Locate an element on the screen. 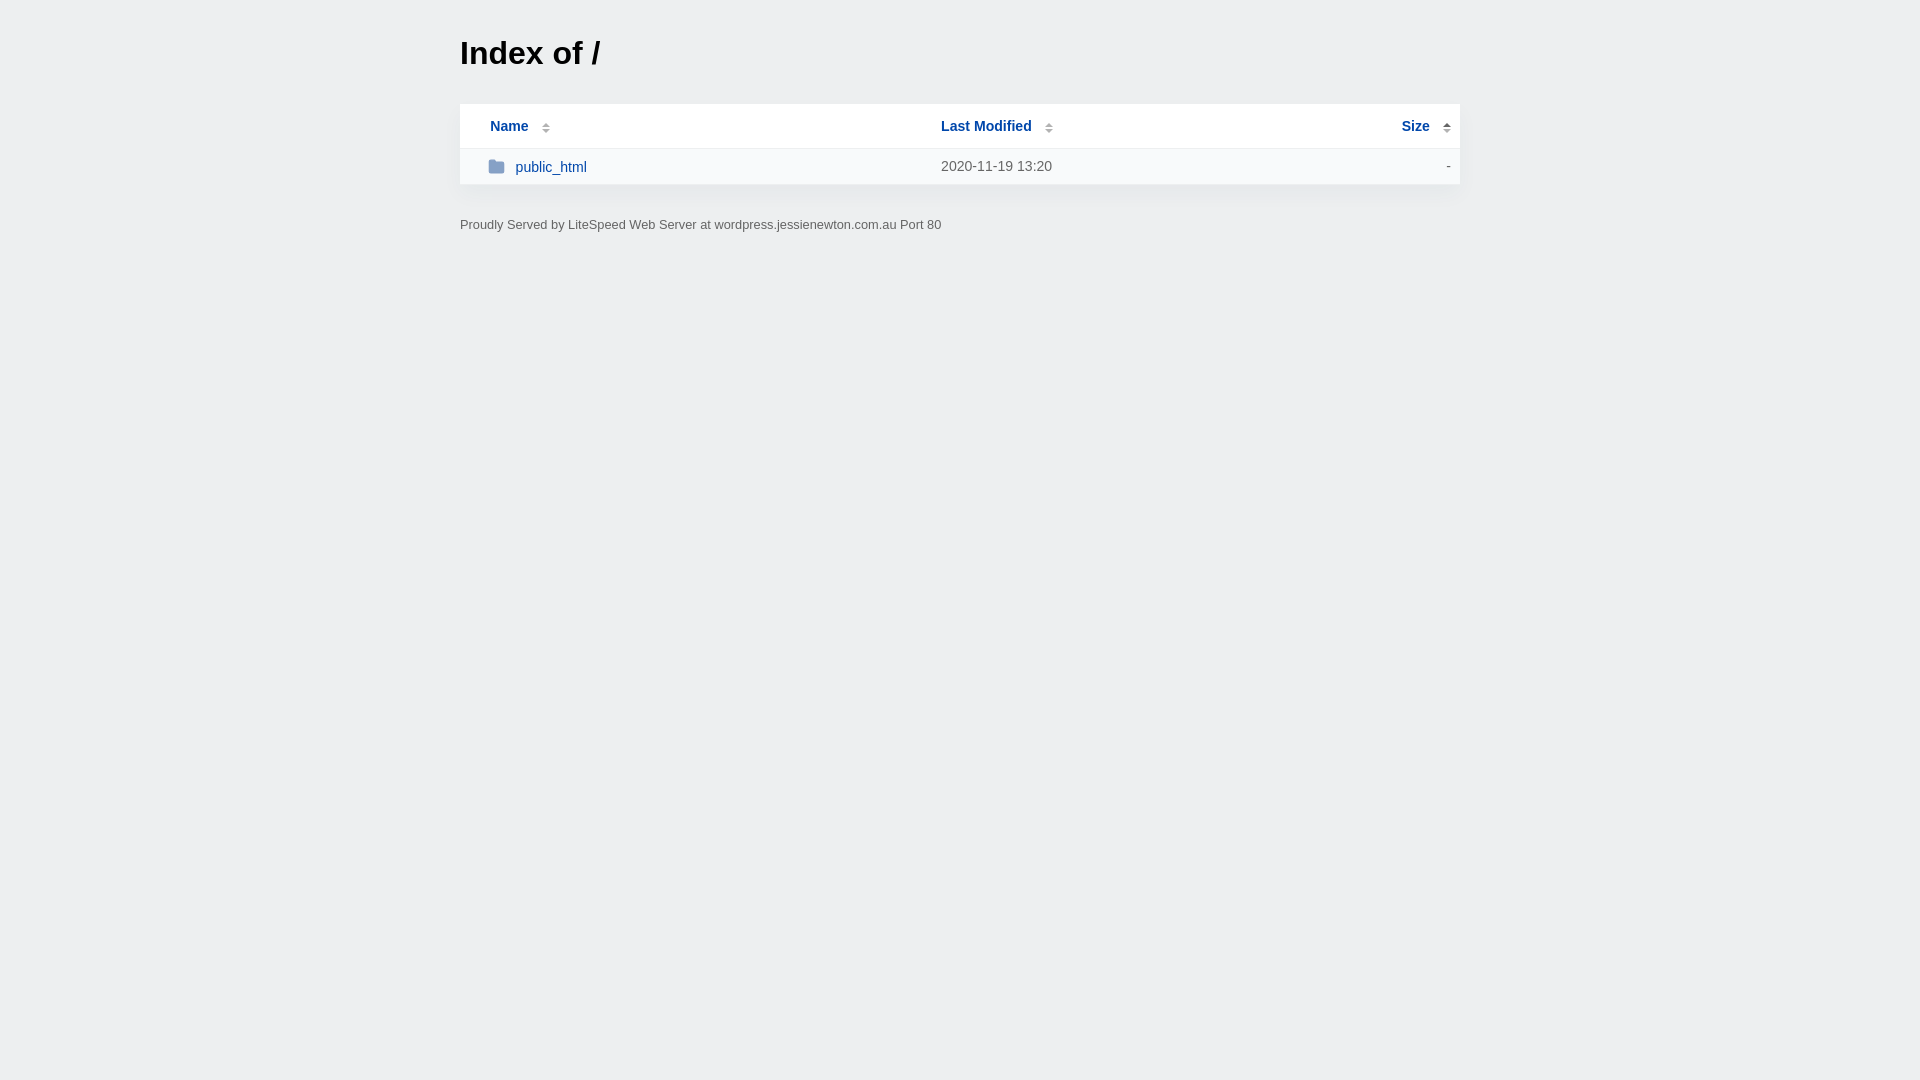 The image size is (1920, 1080). 'Name' is located at coordinates (508, 126).